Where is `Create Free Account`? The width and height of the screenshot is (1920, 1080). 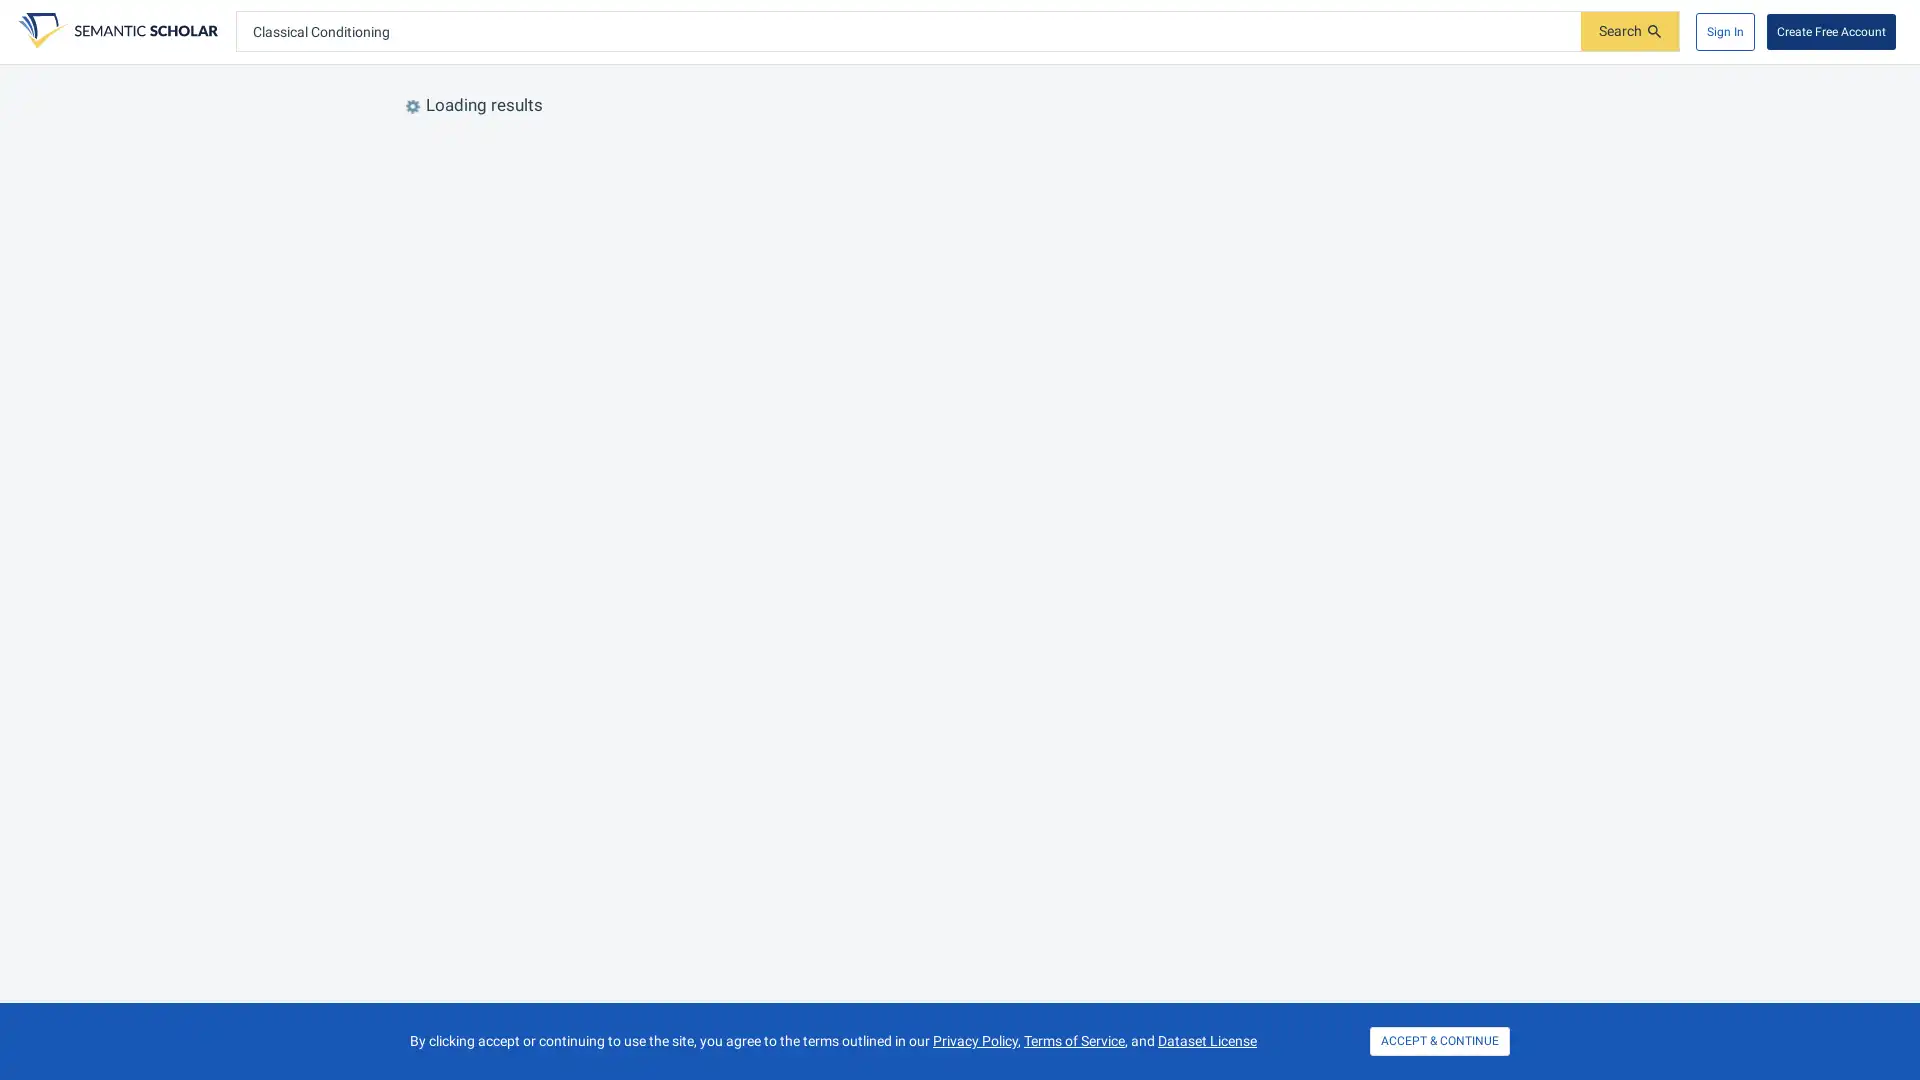
Create Free Account is located at coordinates (1831, 31).